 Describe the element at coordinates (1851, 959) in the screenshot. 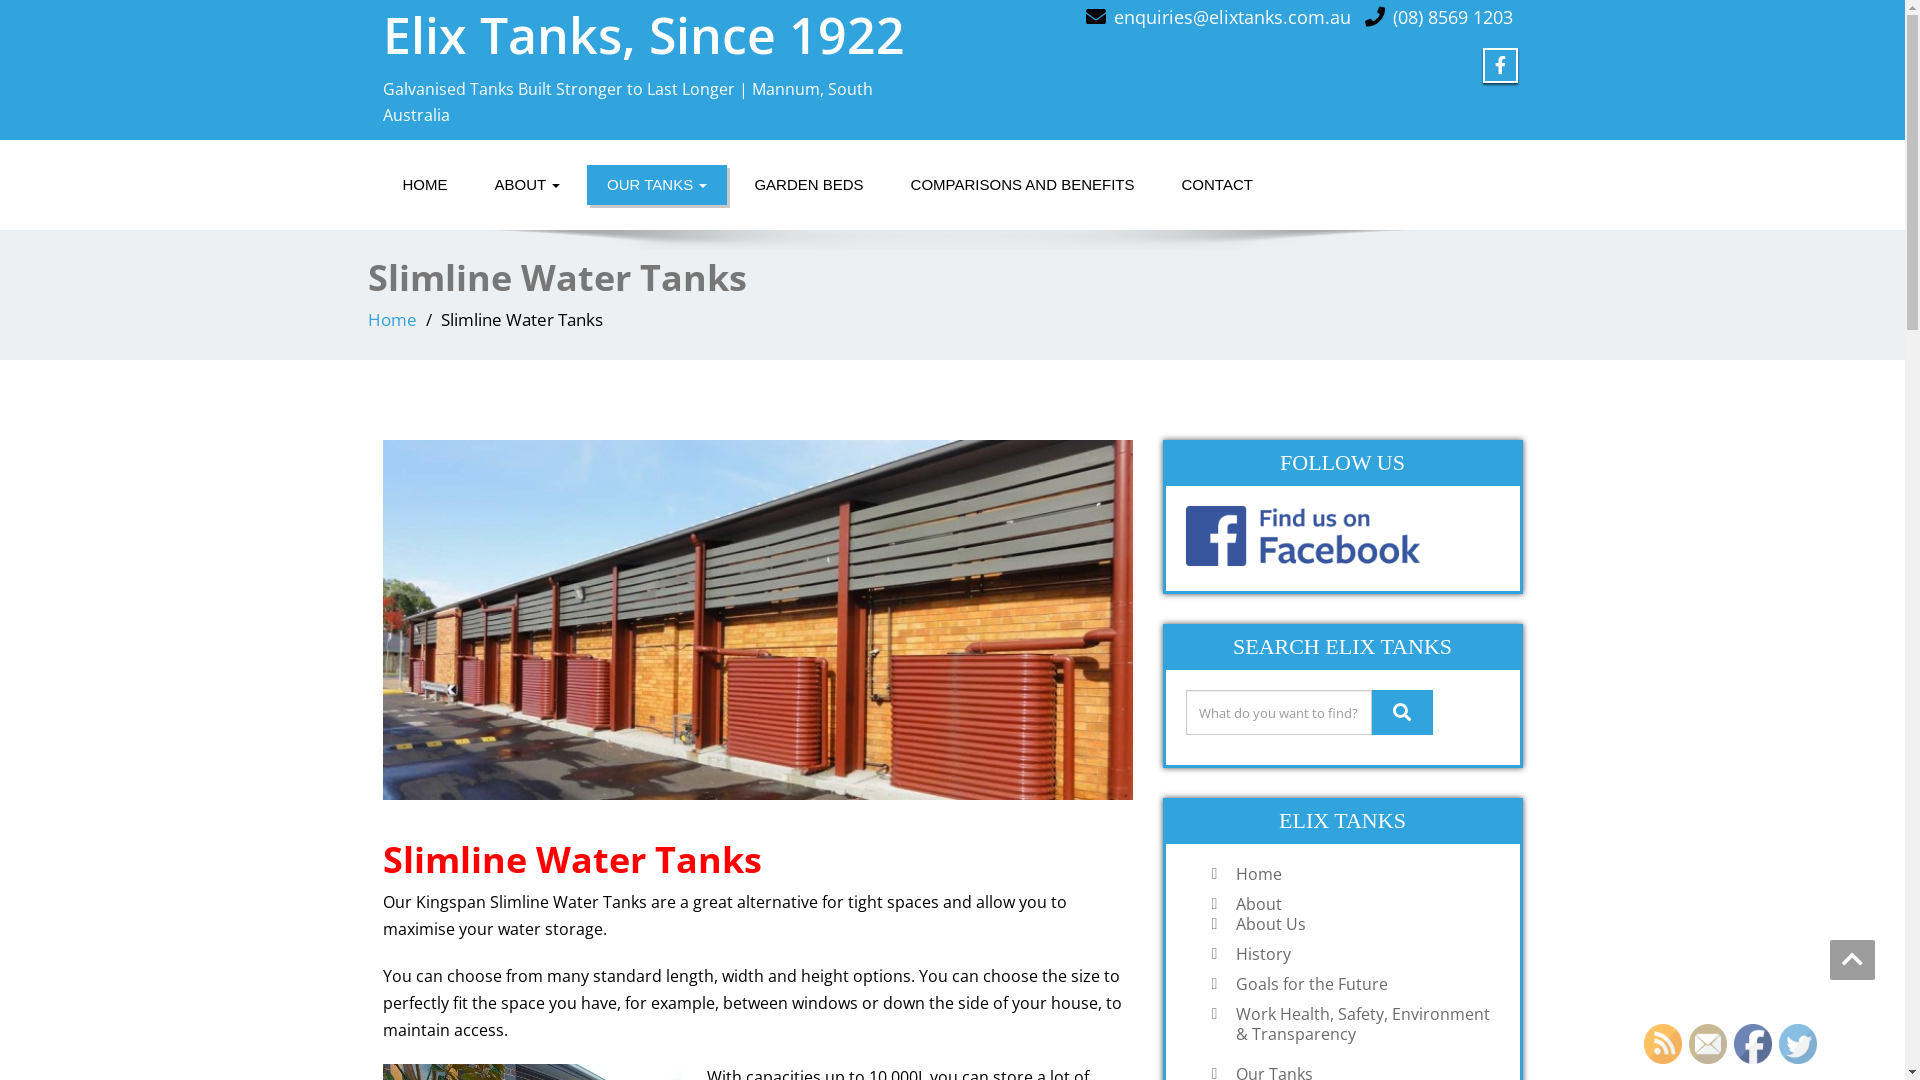

I see `'Go Top'` at that location.